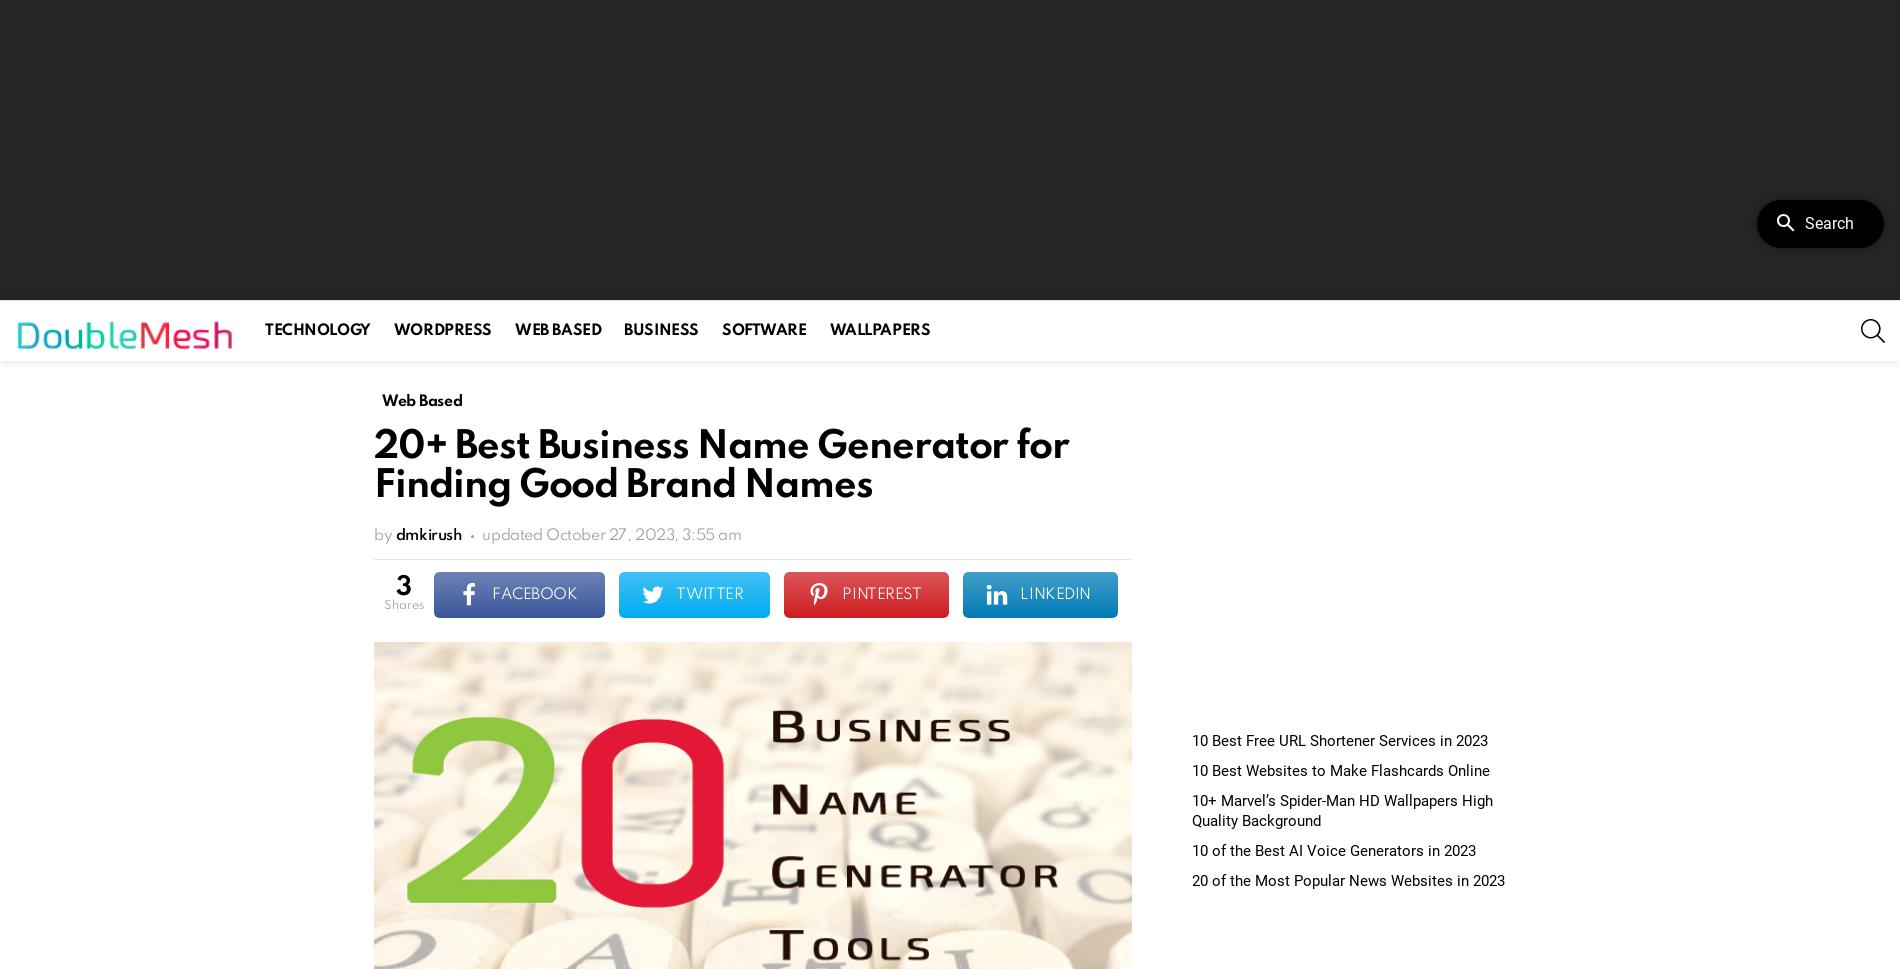 The width and height of the screenshot is (1900, 969). Describe the element at coordinates (1055, 592) in the screenshot. I see `'LinkedIn'` at that location.